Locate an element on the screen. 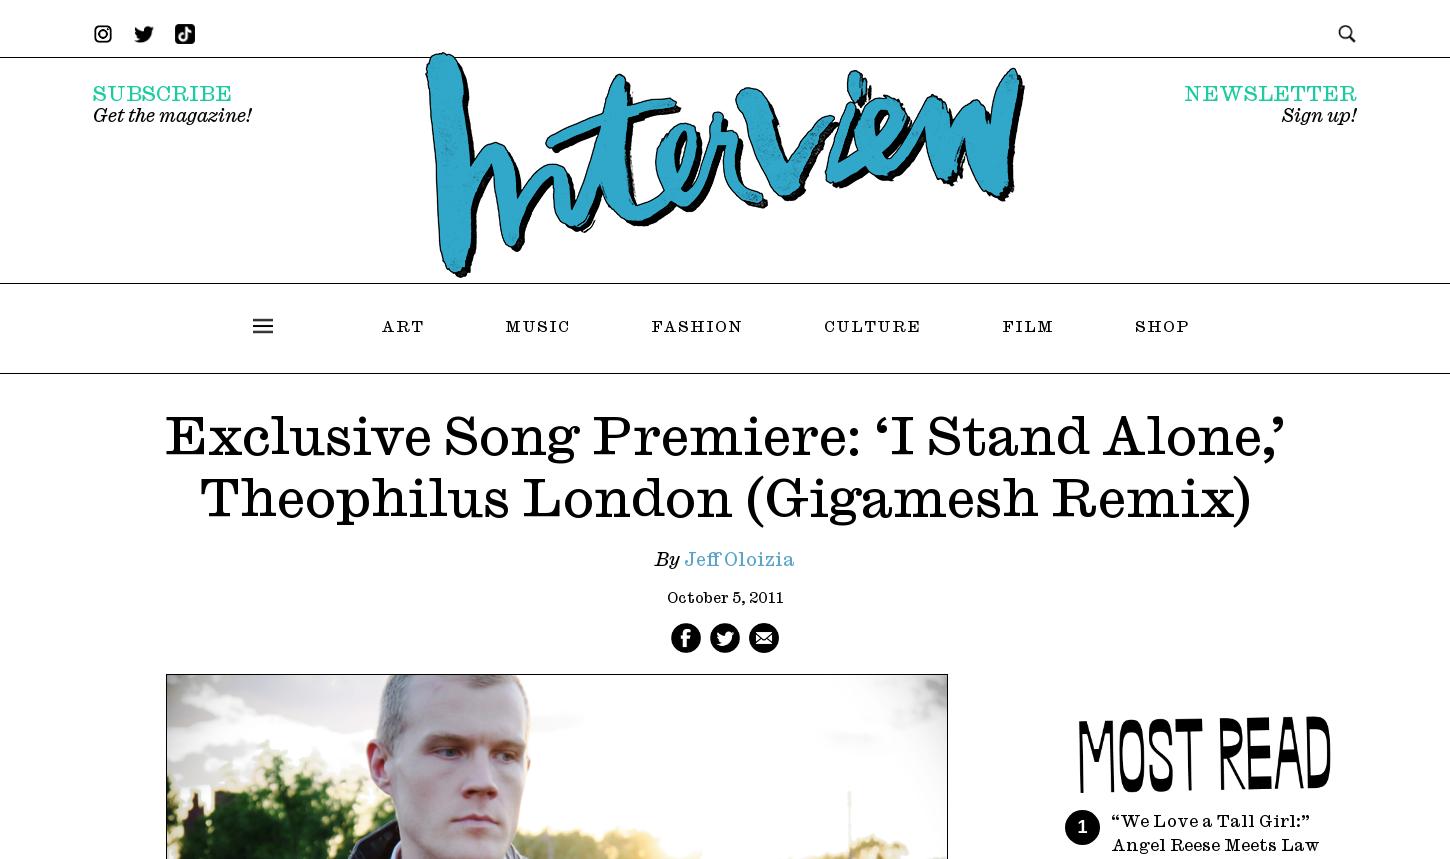 This screenshot has height=859, width=1450. 'Culture' is located at coordinates (871, 325).